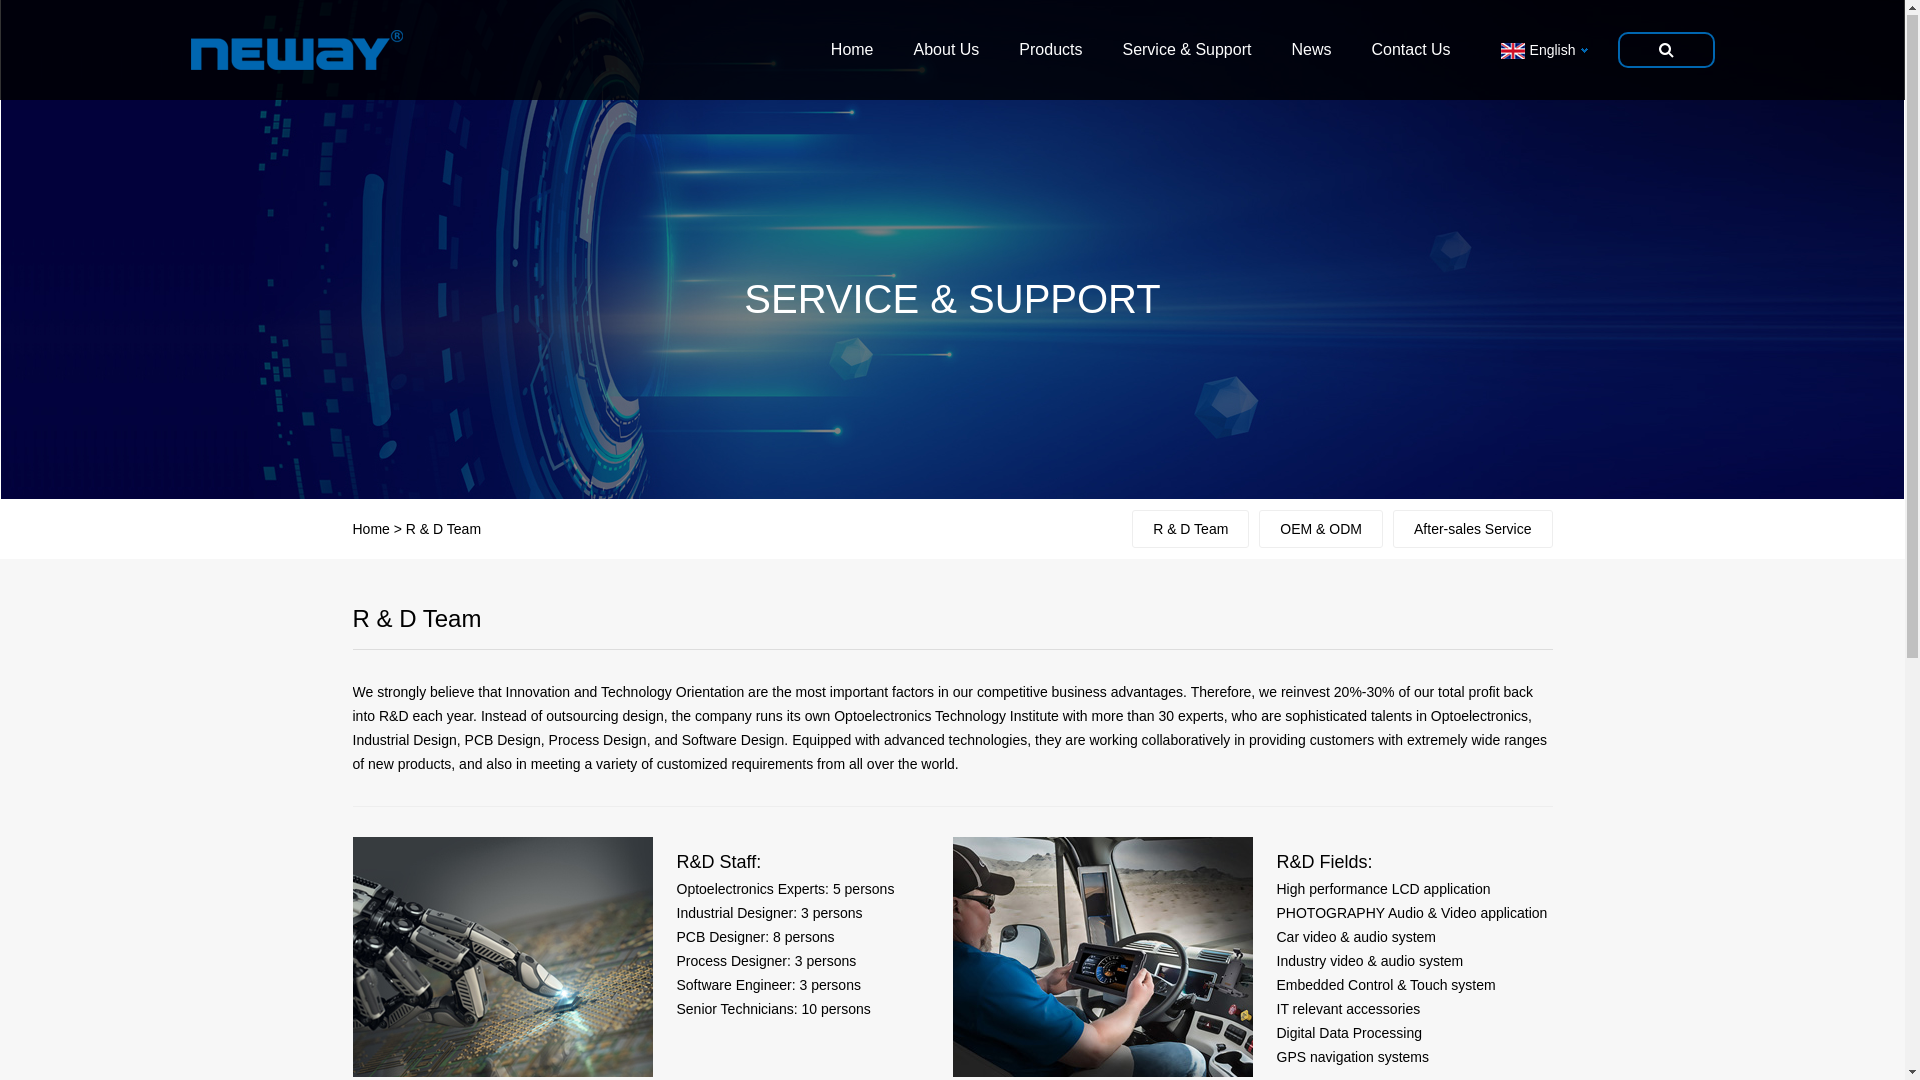  Describe the element at coordinates (852, 49) in the screenshot. I see `'Home'` at that location.